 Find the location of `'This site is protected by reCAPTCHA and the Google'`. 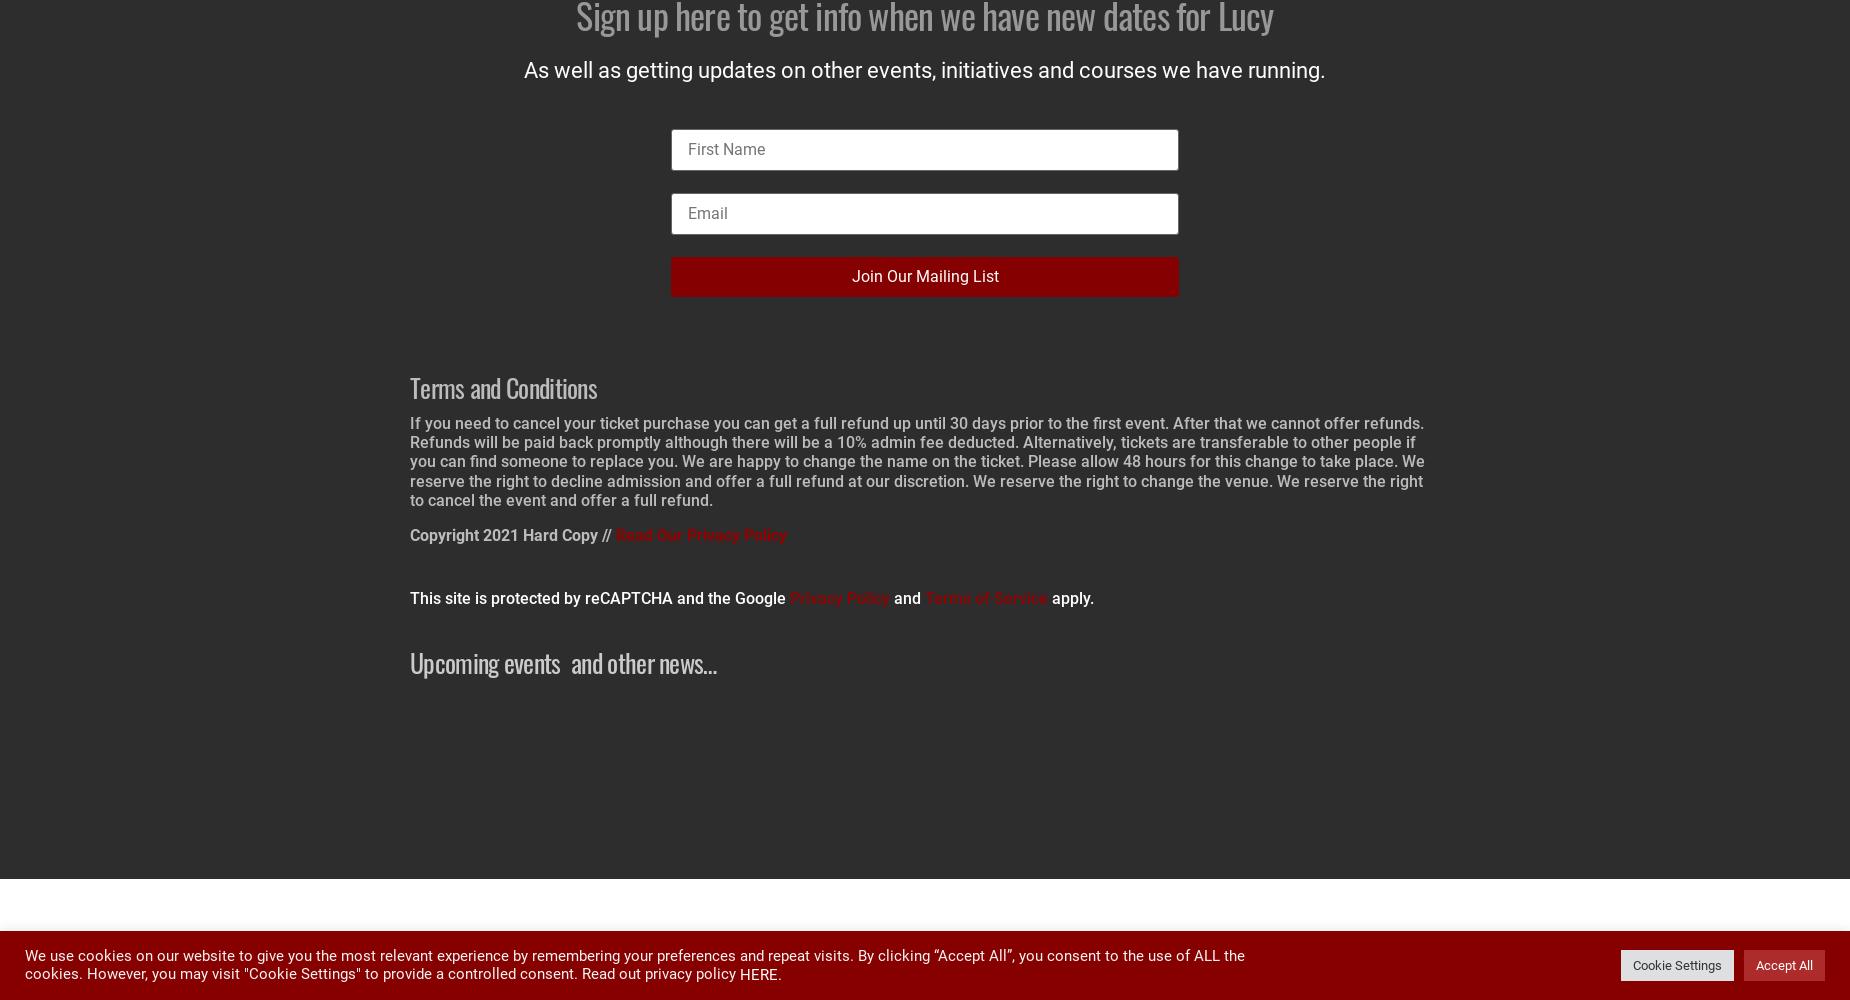

'This site is protected by reCAPTCHA and the Google' is located at coordinates (599, 597).